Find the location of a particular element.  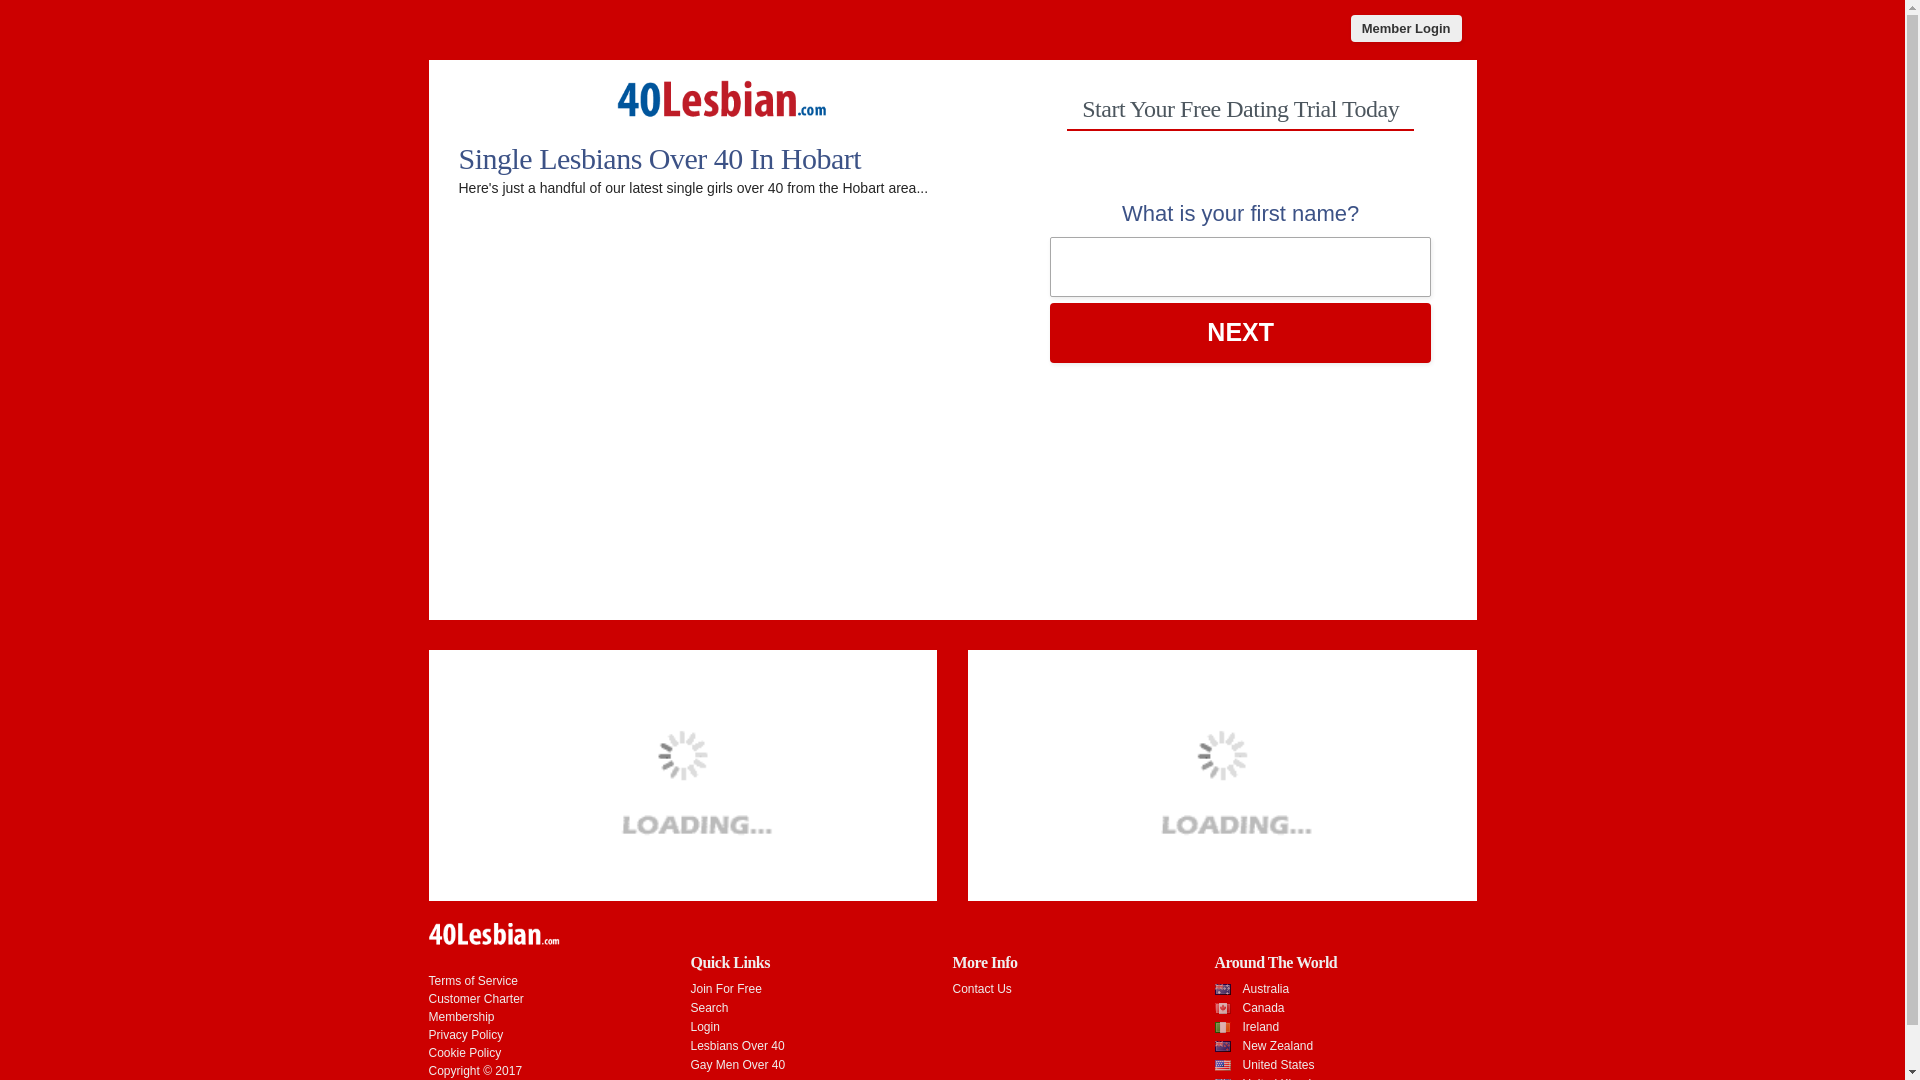

'Terms of Service' is located at coordinates (426, 979).